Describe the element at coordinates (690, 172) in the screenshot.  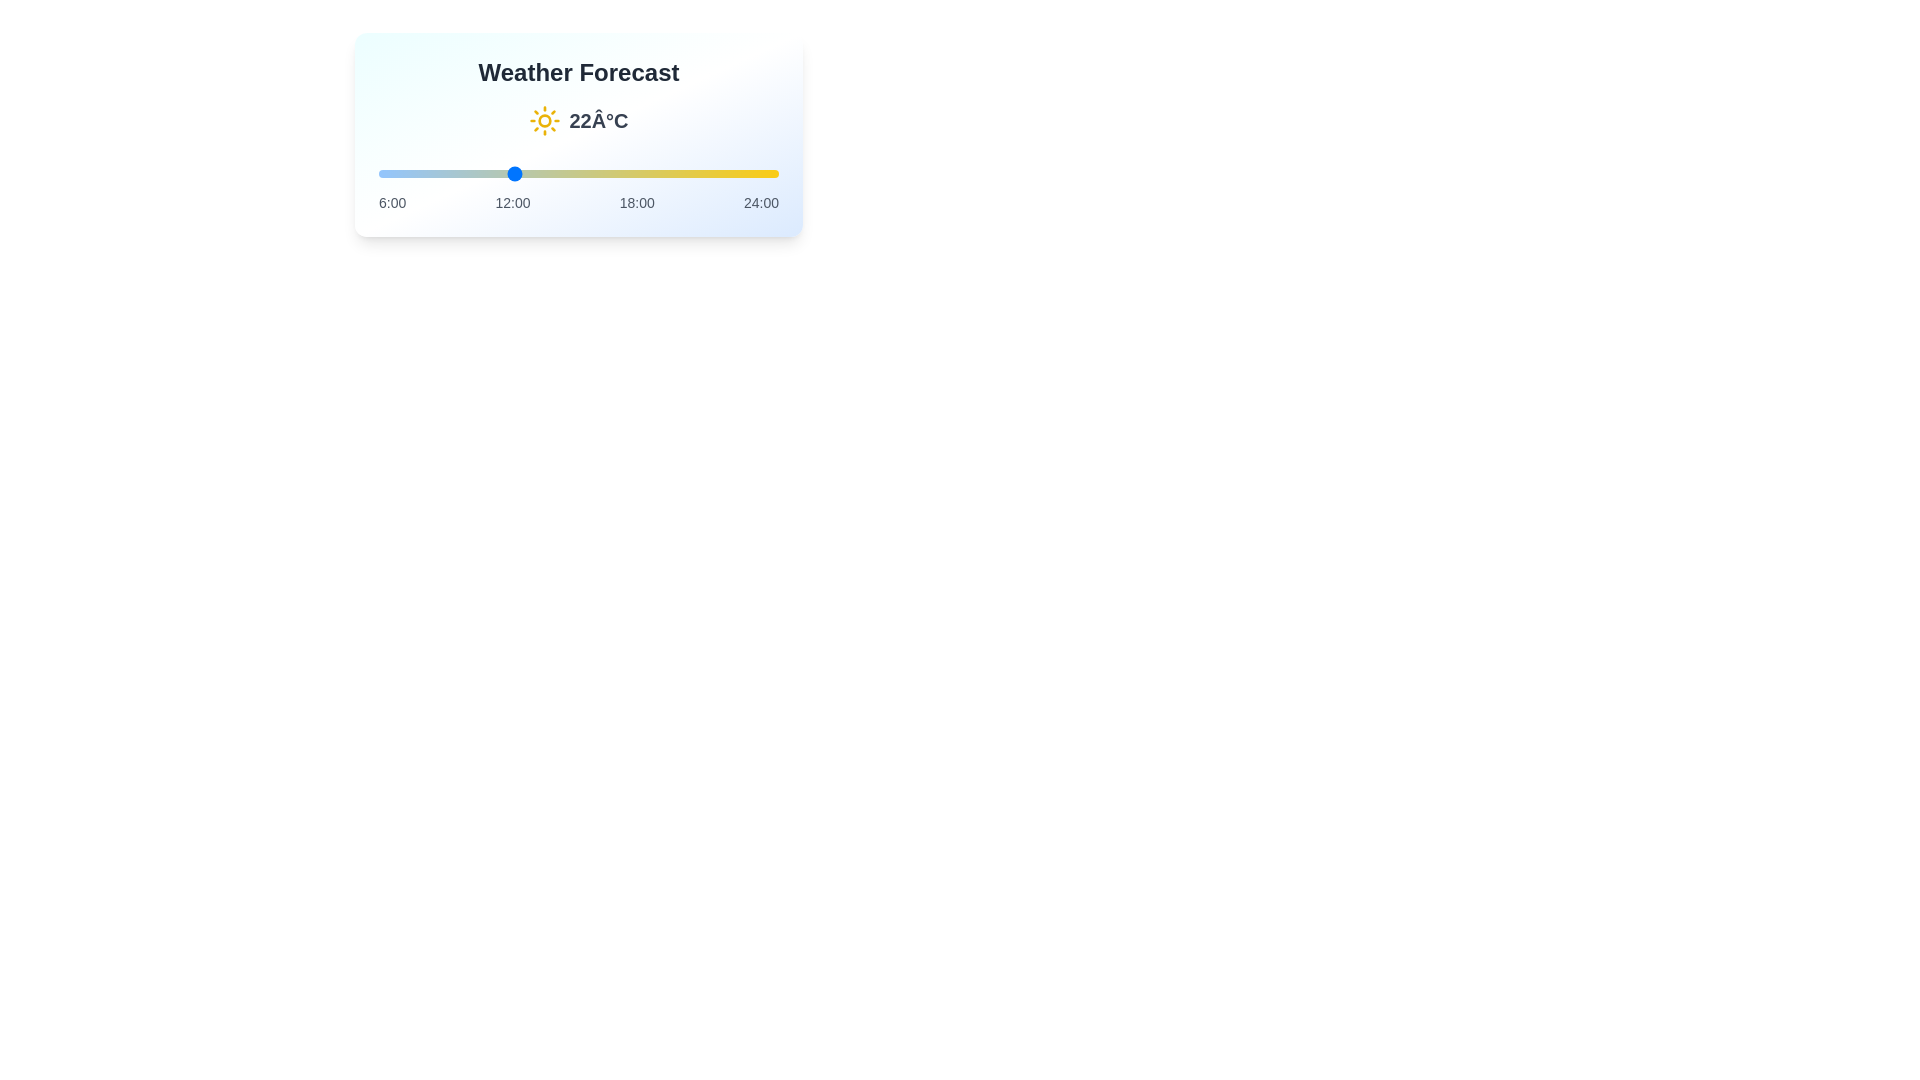
I see `the slider to set the hour to 20` at that location.